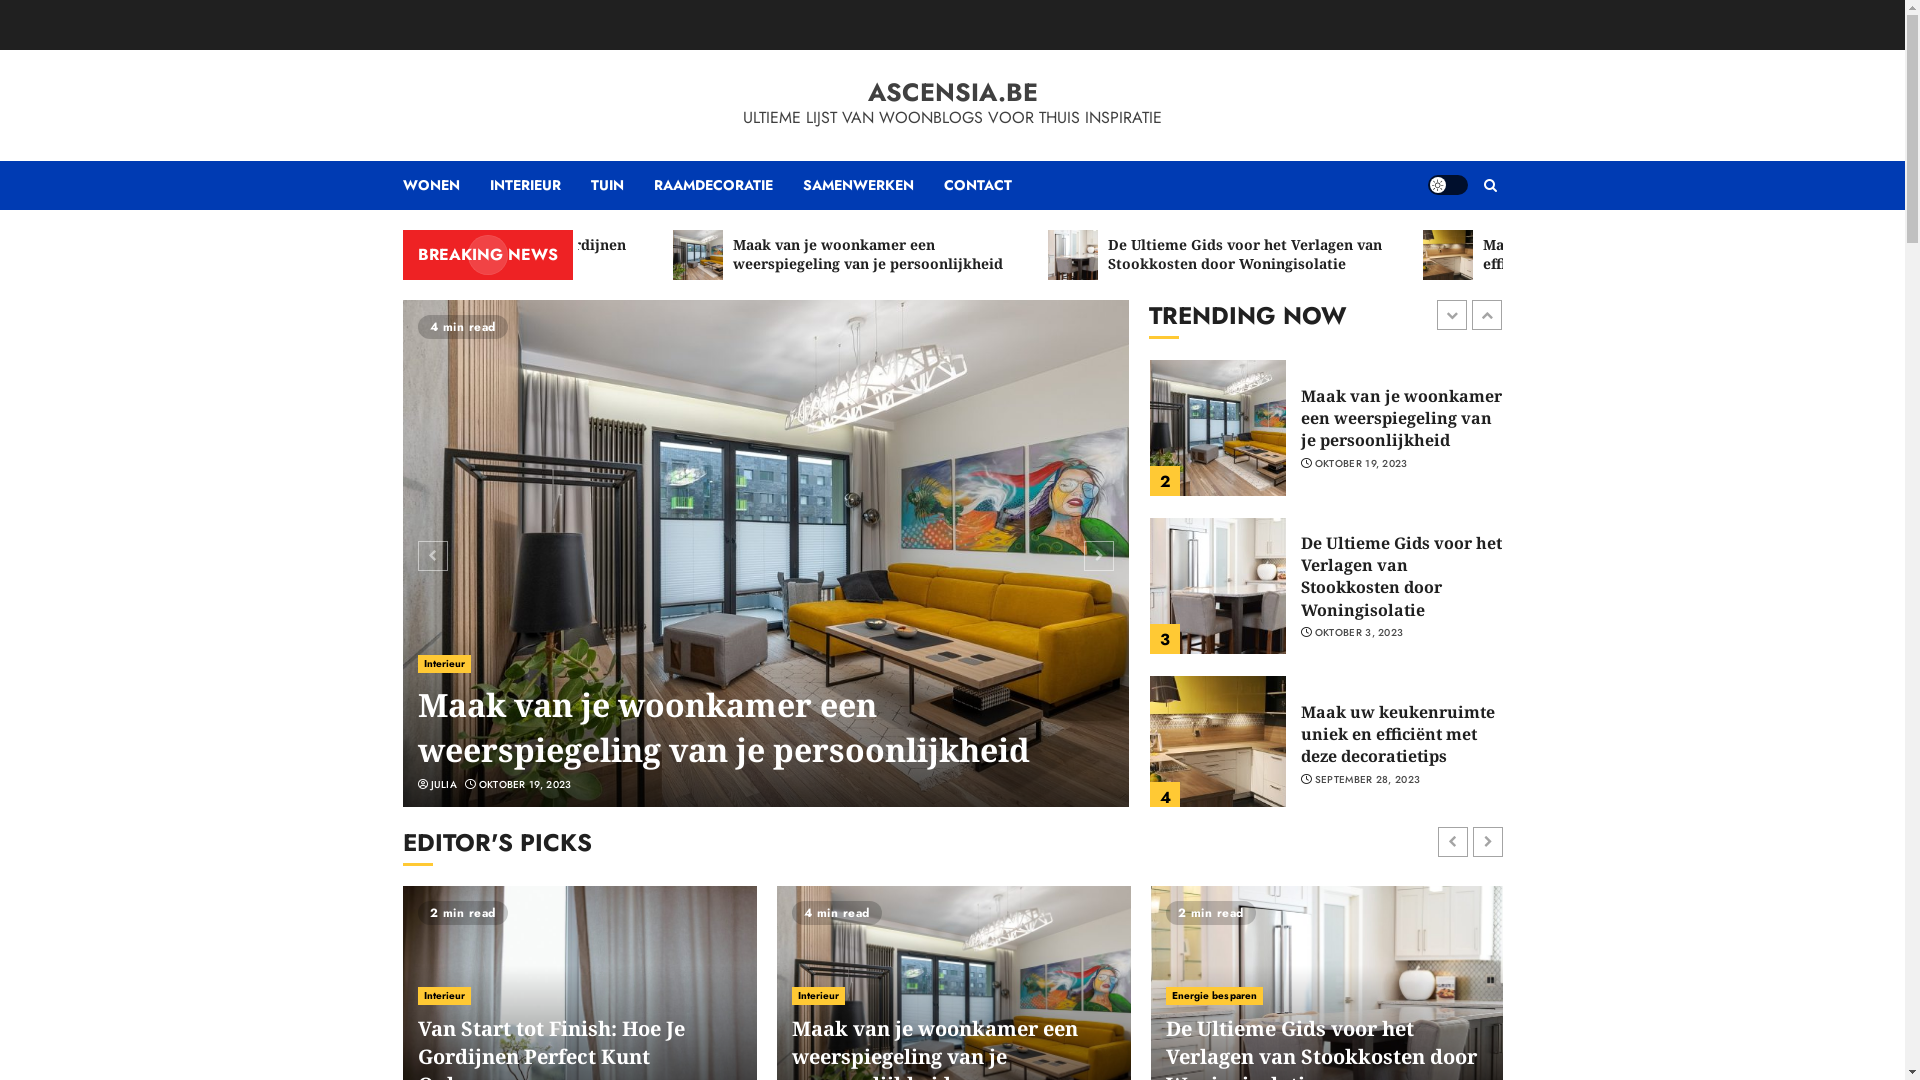 The image size is (1920, 1080). Describe the element at coordinates (1427, 185) in the screenshot. I see `'Light/Dark Button'` at that location.